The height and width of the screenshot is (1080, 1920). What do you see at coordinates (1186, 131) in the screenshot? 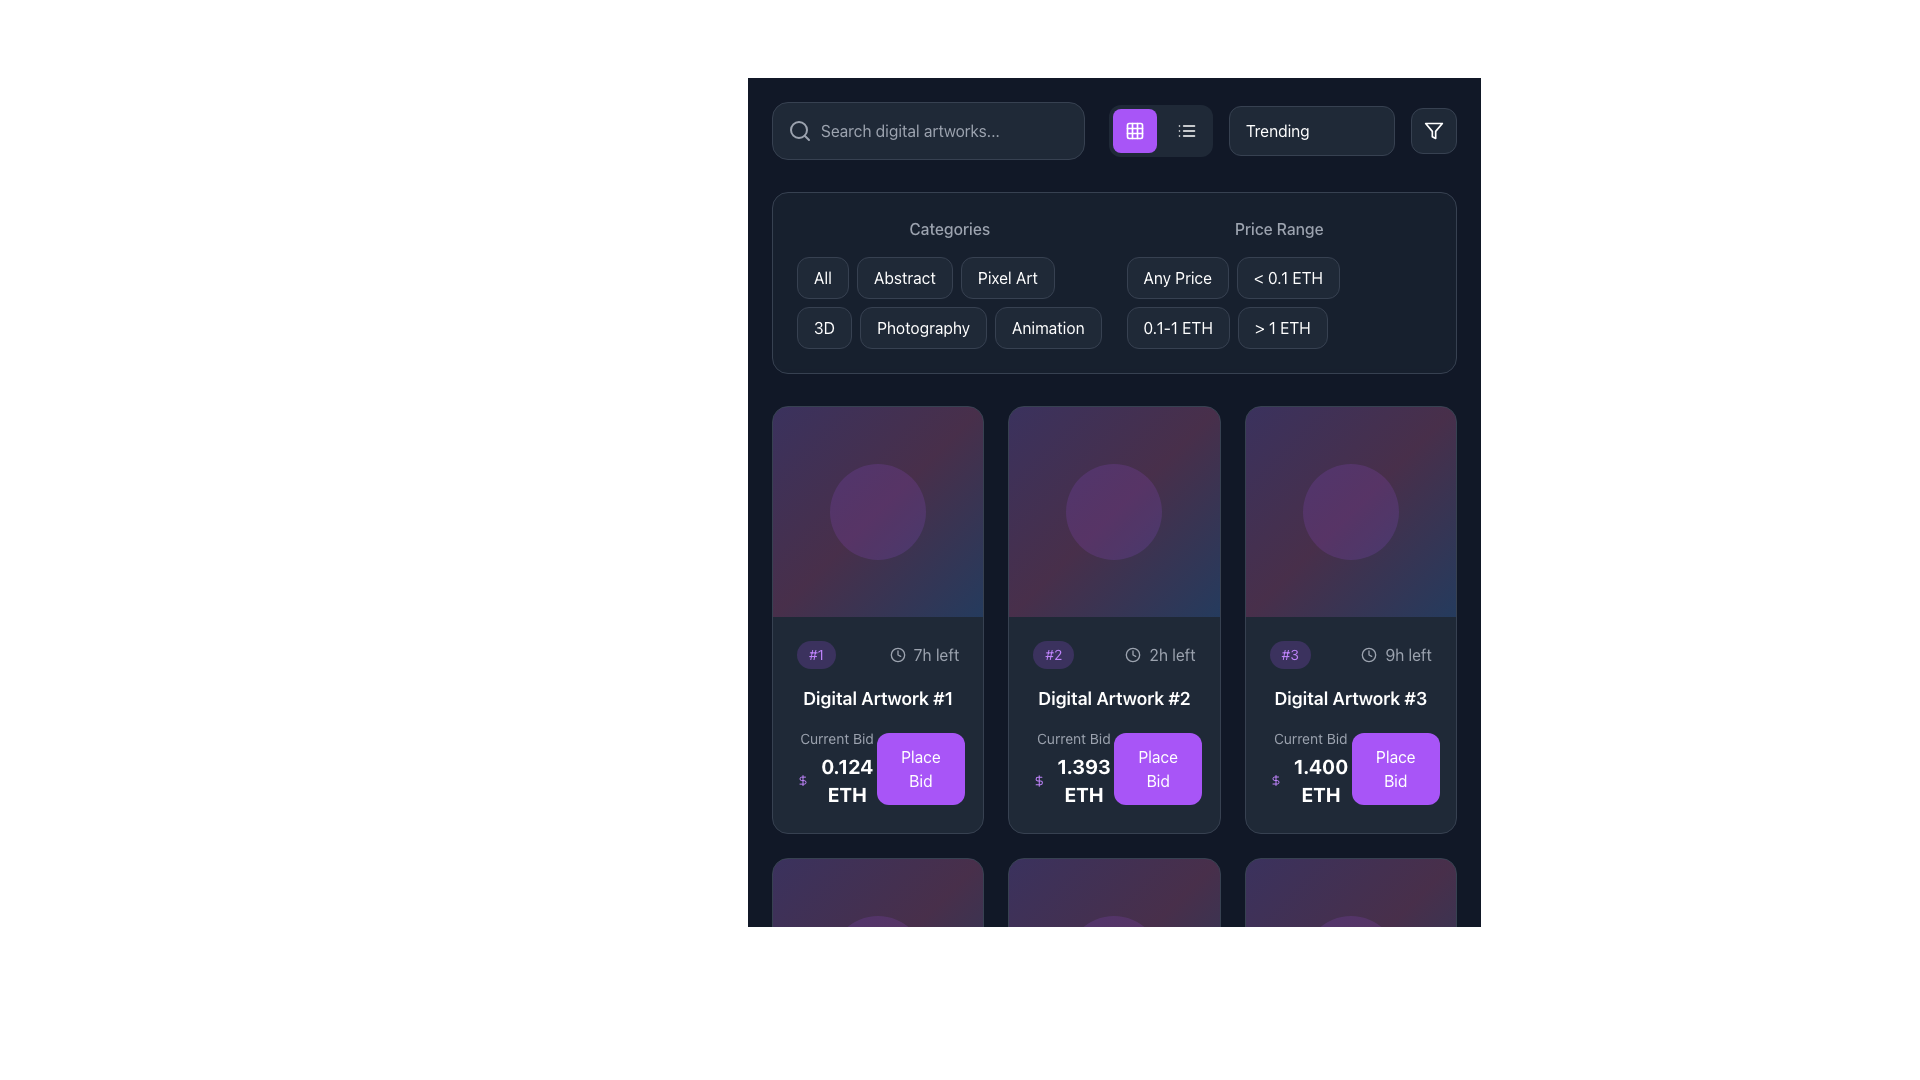
I see `the icon button that depicts a list symbol, featuring three horizontal lines with small circles` at bounding box center [1186, 131].